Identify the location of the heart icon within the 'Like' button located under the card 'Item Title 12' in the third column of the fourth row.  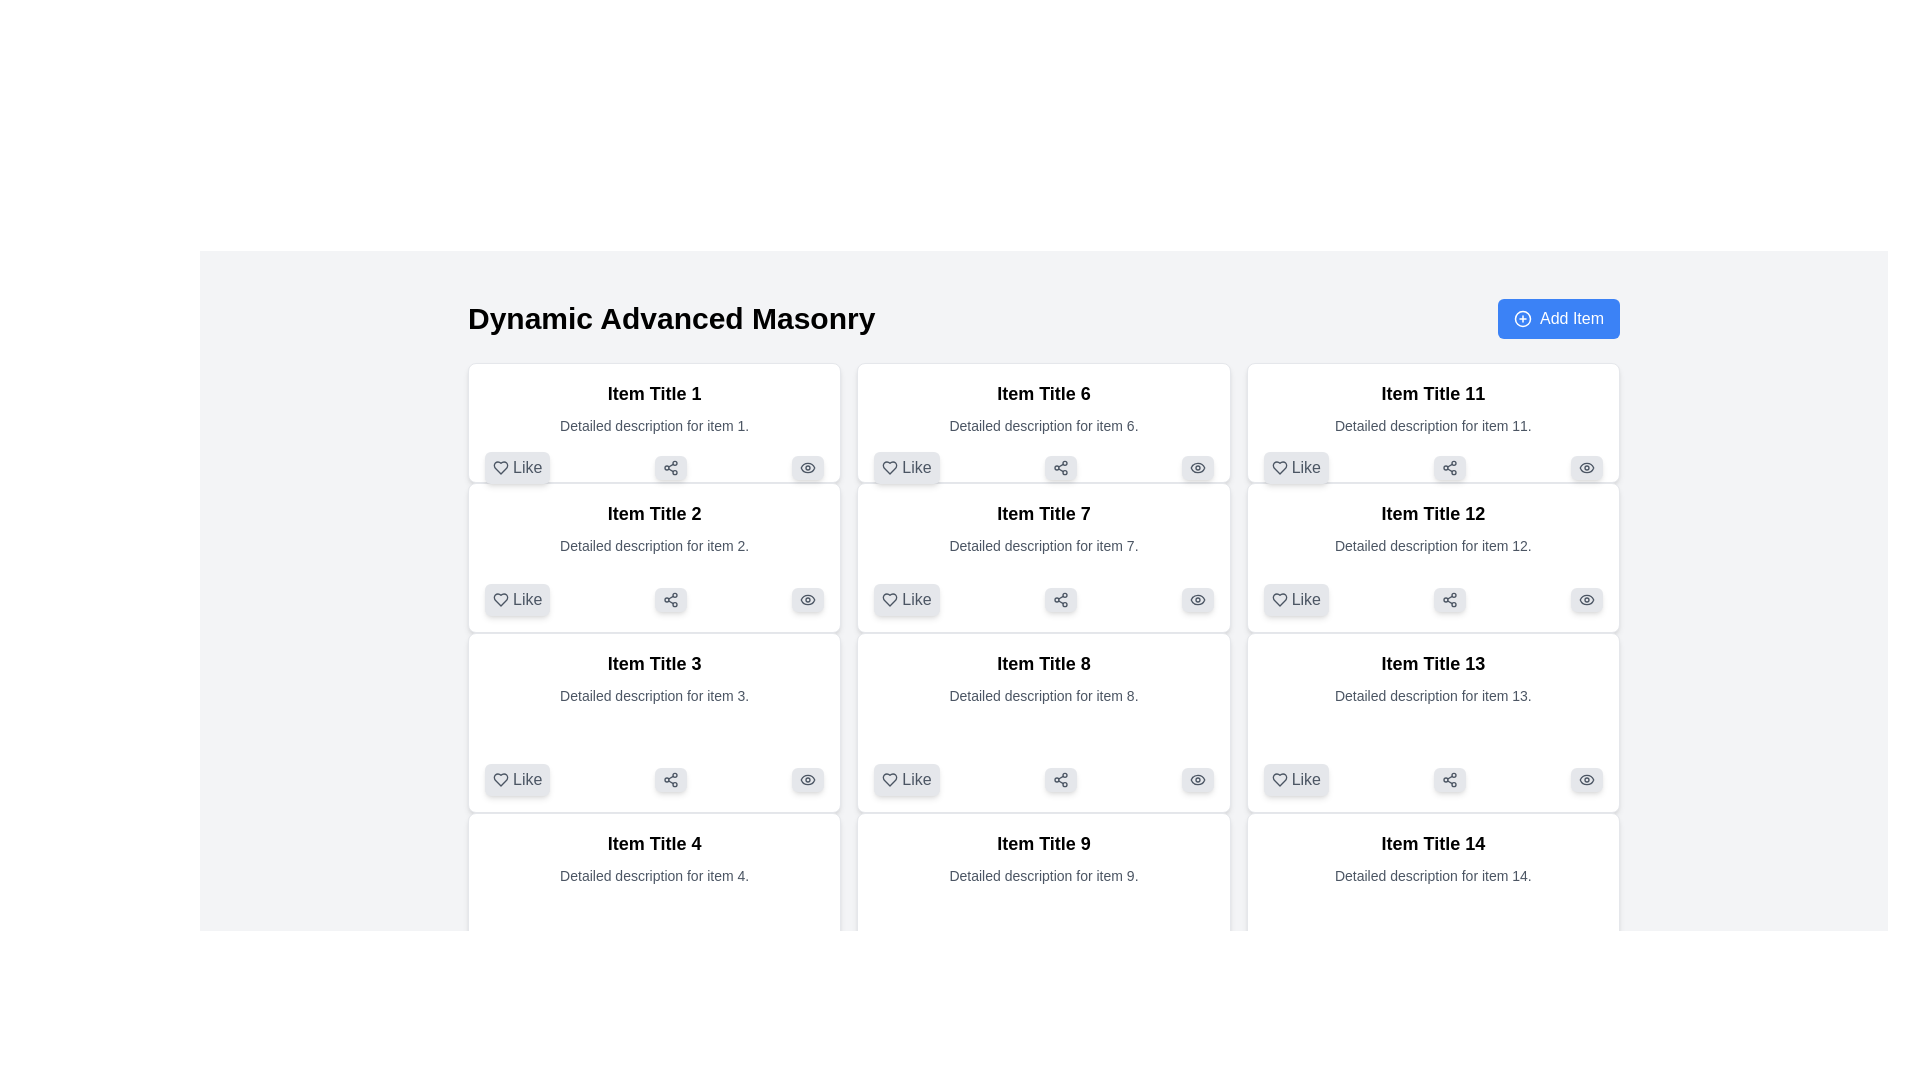
(1278, 599).